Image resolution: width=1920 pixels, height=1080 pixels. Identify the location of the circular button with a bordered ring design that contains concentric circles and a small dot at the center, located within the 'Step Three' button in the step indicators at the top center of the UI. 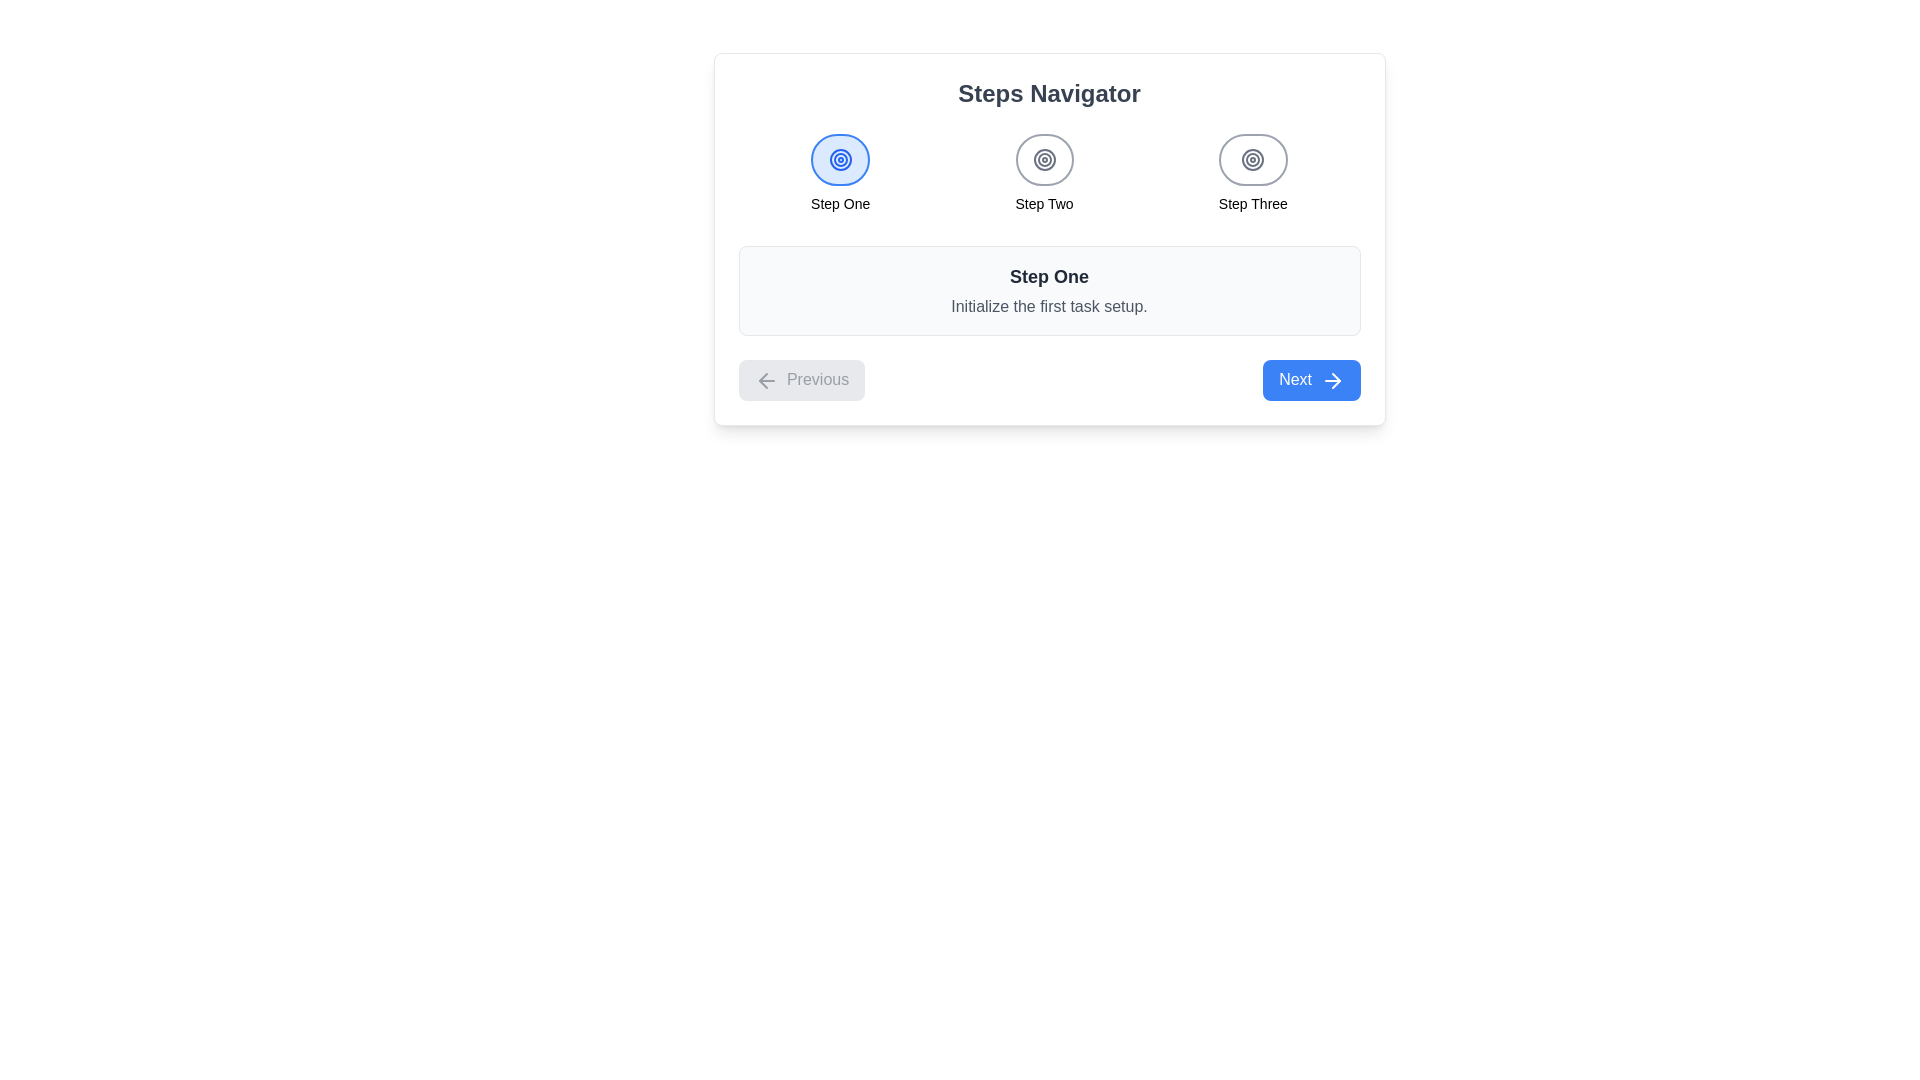
(1252, 158).